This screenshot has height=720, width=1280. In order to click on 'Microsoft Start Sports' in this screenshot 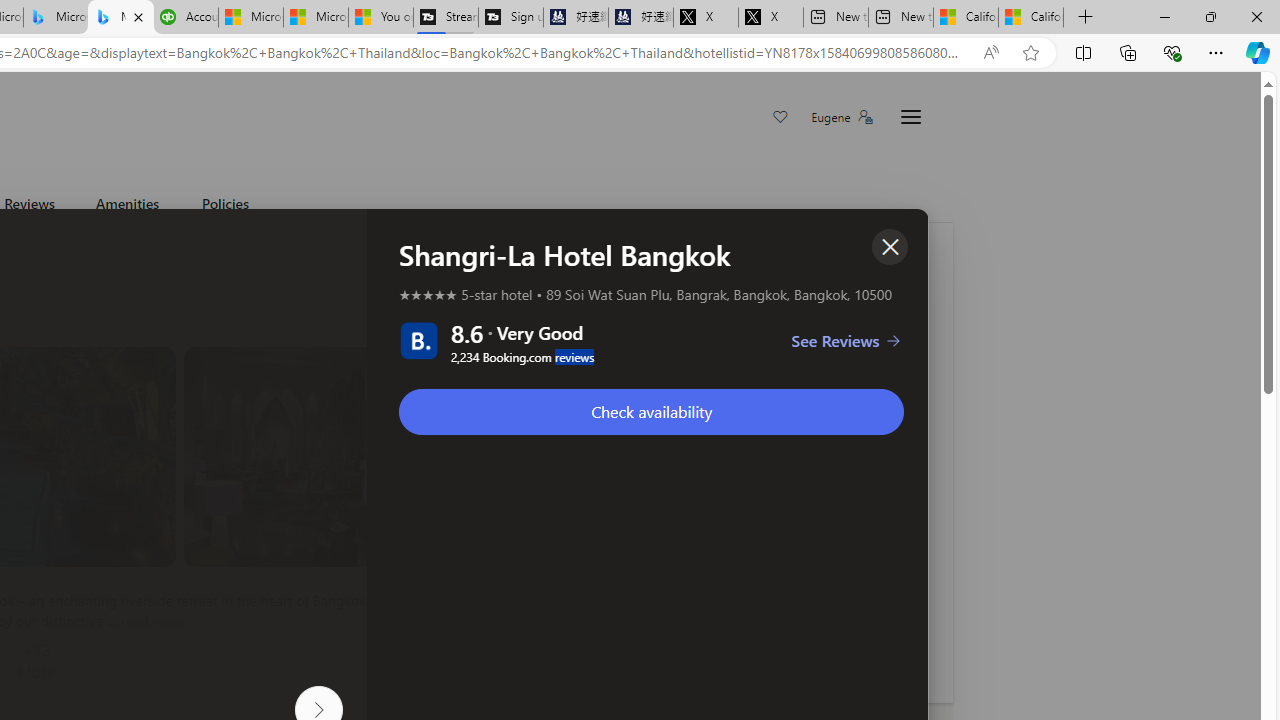, I will do `click(249, 17)`.